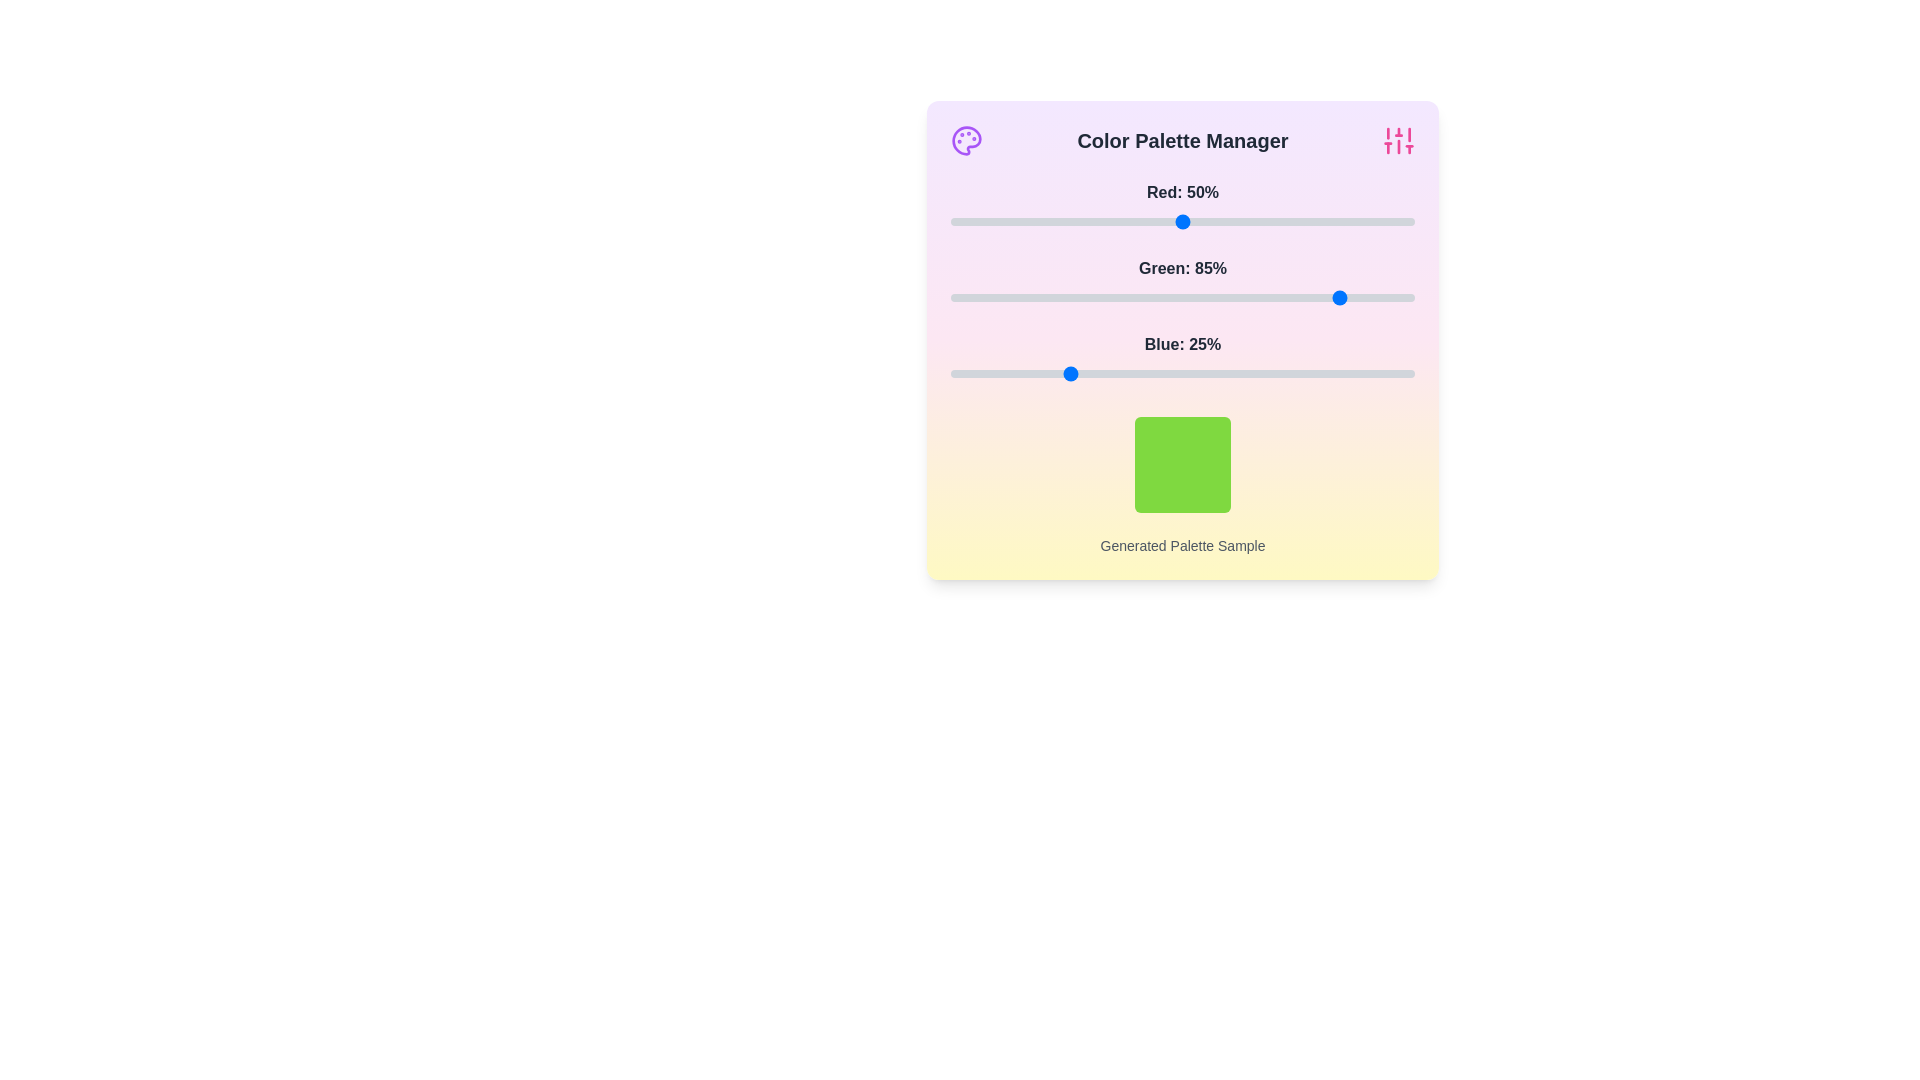 This screenshot has height=1080, width=1920. Describe the element at coordinates (1079, 222) in the screenshot. I see `the 0 slider to 28% to observe the updated color sample box` at that location.